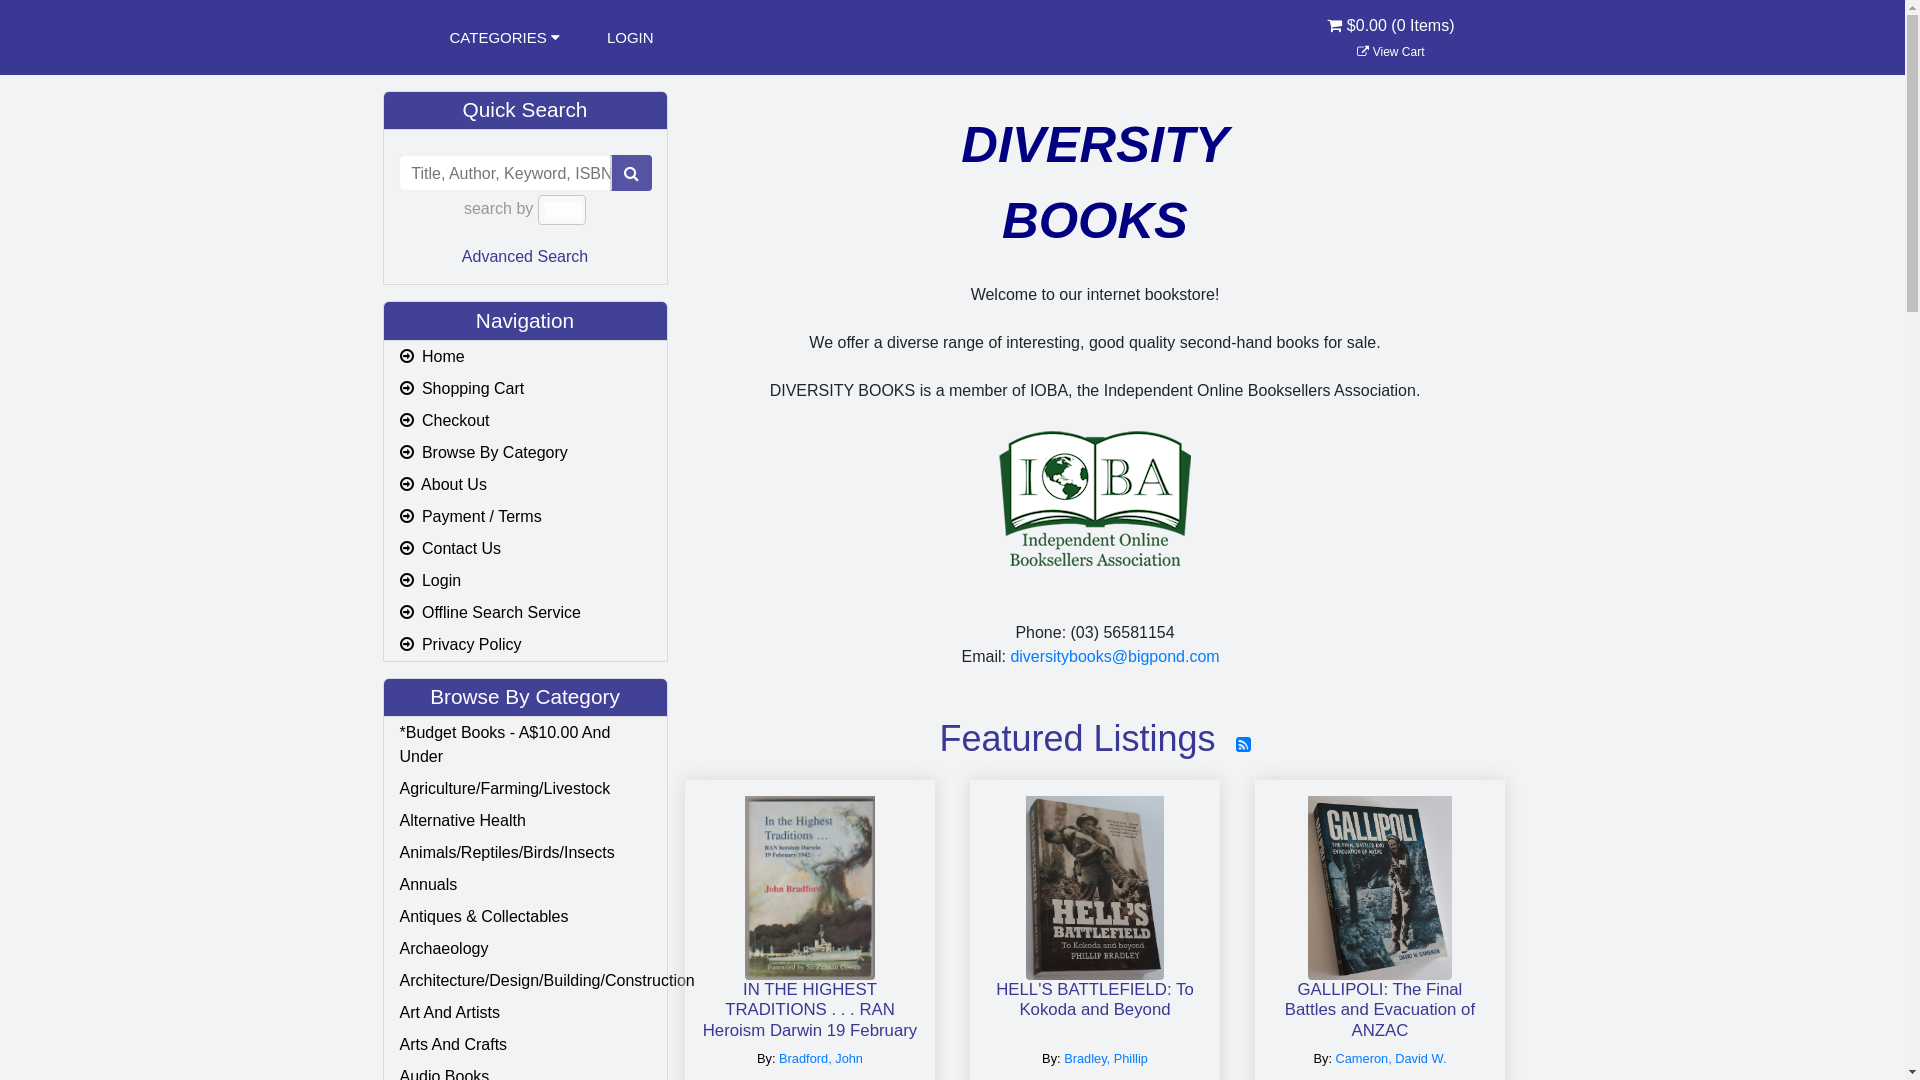 Image resolution: width=1920 pixels, height=1080 pixels. I want to click on ' Payment / Terms', so click(525, 515).